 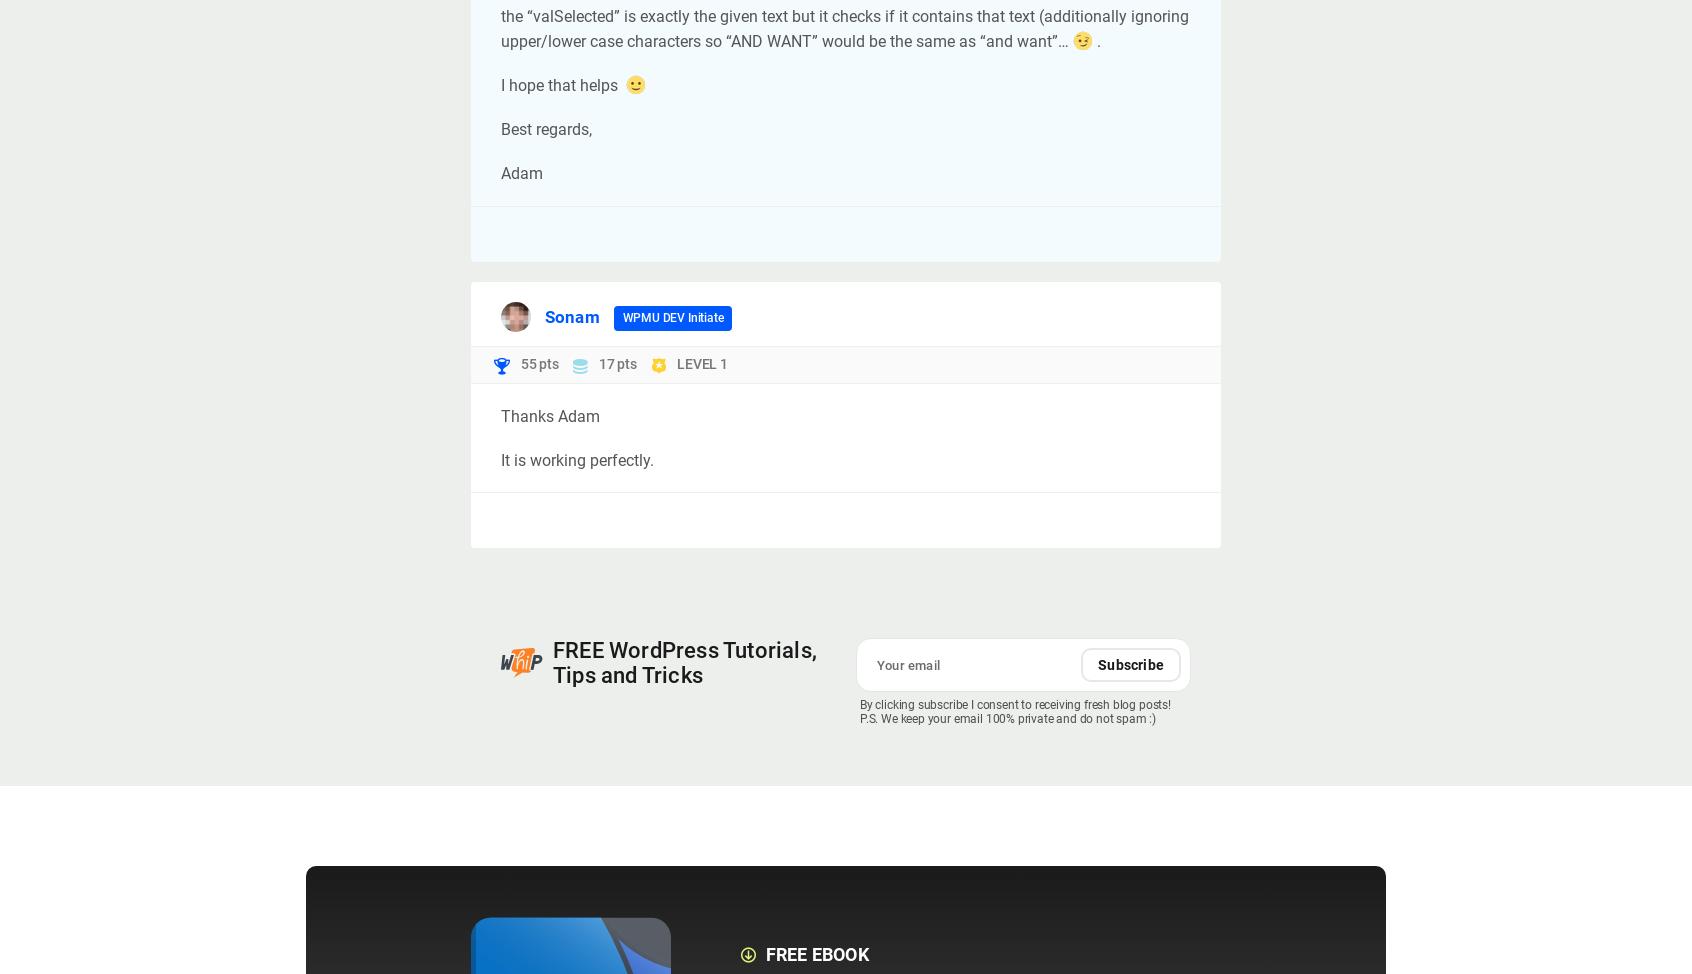 I want to click on 'It is working perfectly.', so click(x=576, y=458).